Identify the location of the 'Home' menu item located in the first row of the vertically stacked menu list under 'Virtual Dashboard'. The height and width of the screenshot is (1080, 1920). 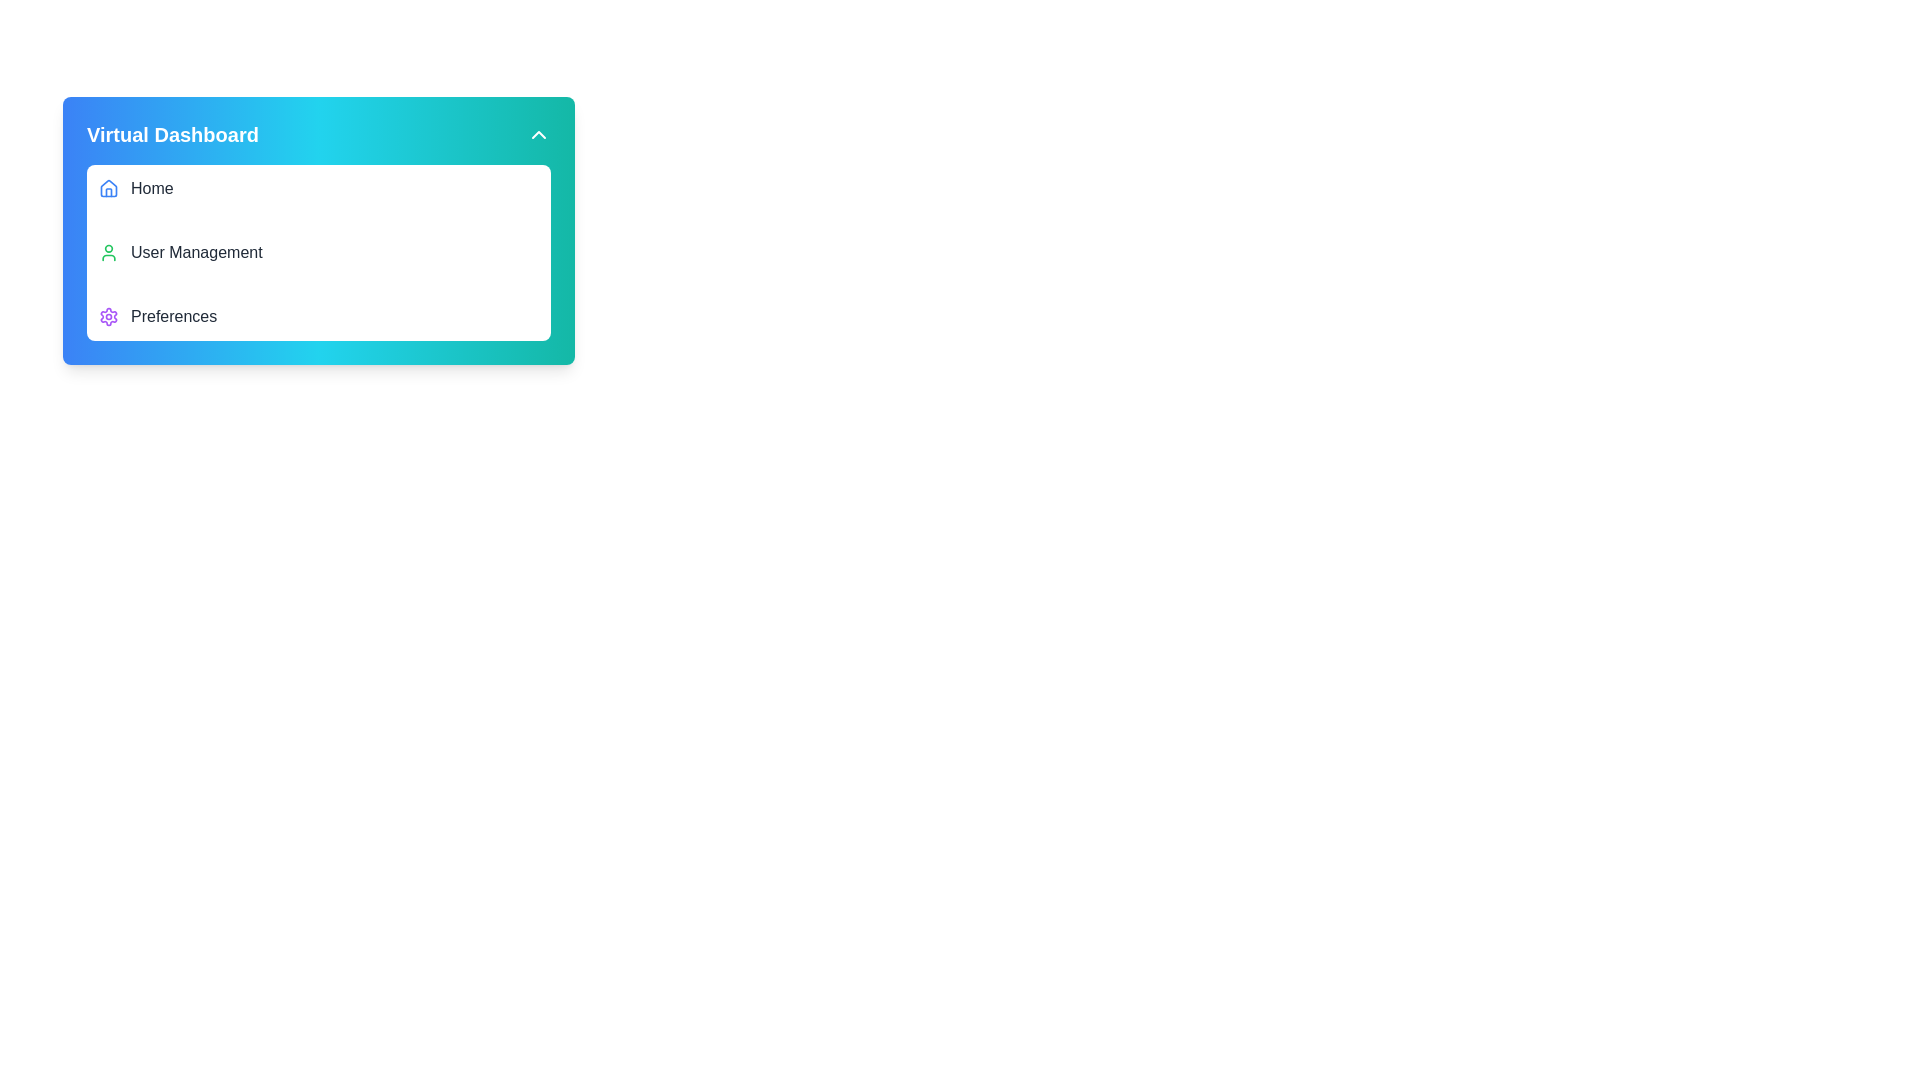
(317, 189).